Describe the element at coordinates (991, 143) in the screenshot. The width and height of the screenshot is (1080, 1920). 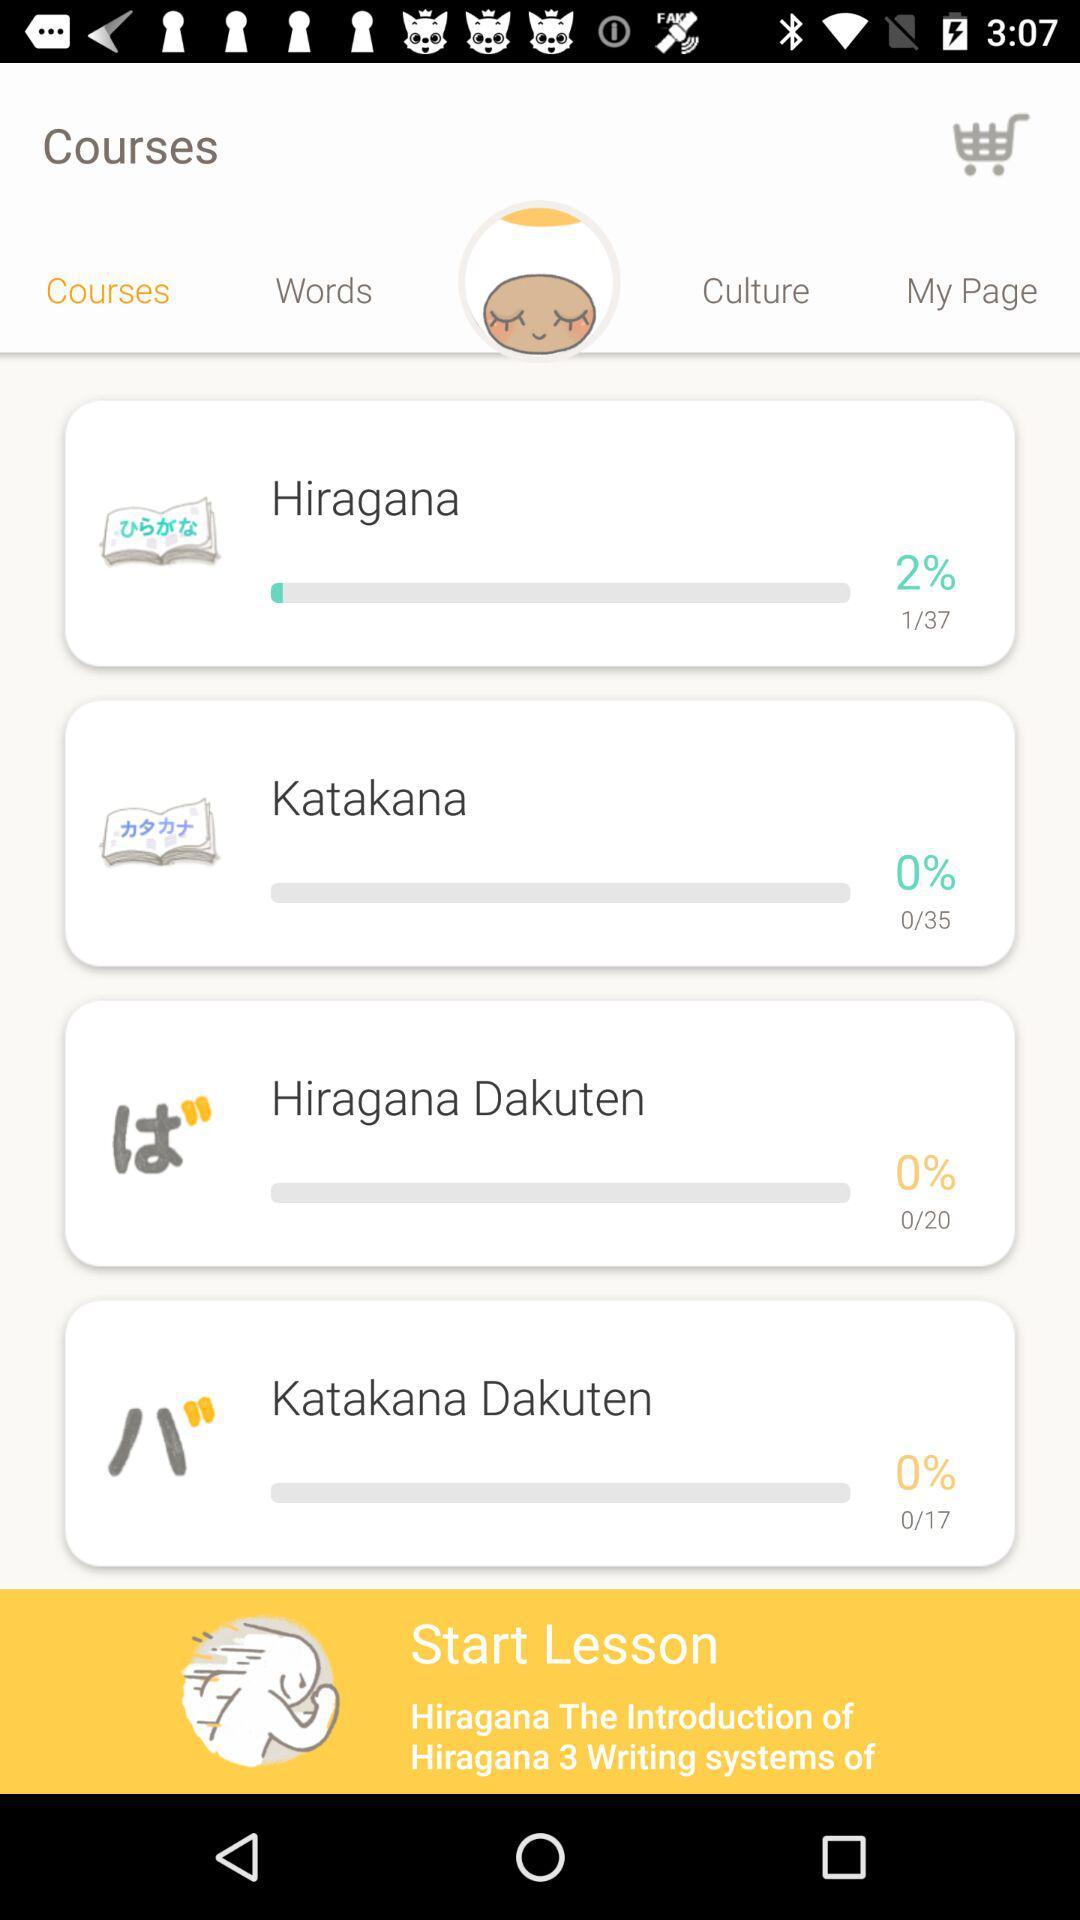
I see `open cart` at that location.